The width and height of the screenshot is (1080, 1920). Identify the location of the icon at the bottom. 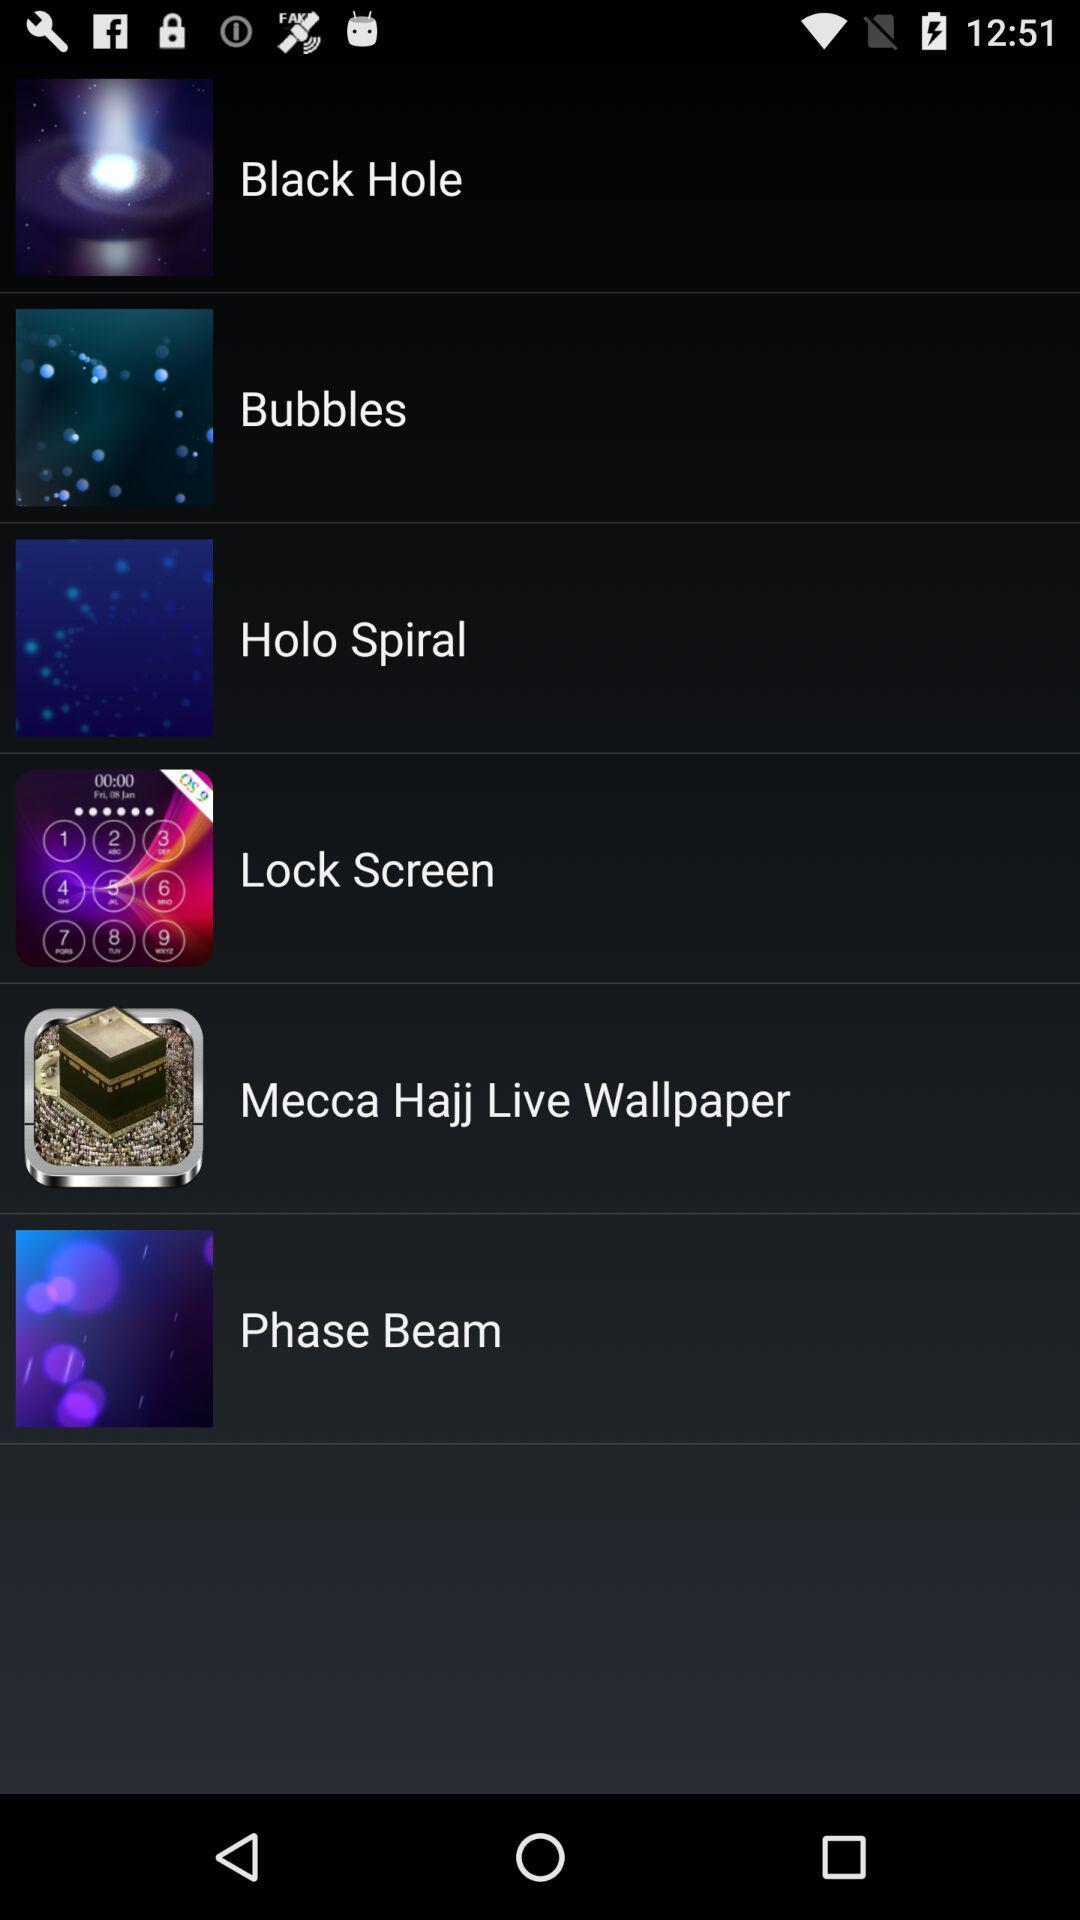
(370, 1328).